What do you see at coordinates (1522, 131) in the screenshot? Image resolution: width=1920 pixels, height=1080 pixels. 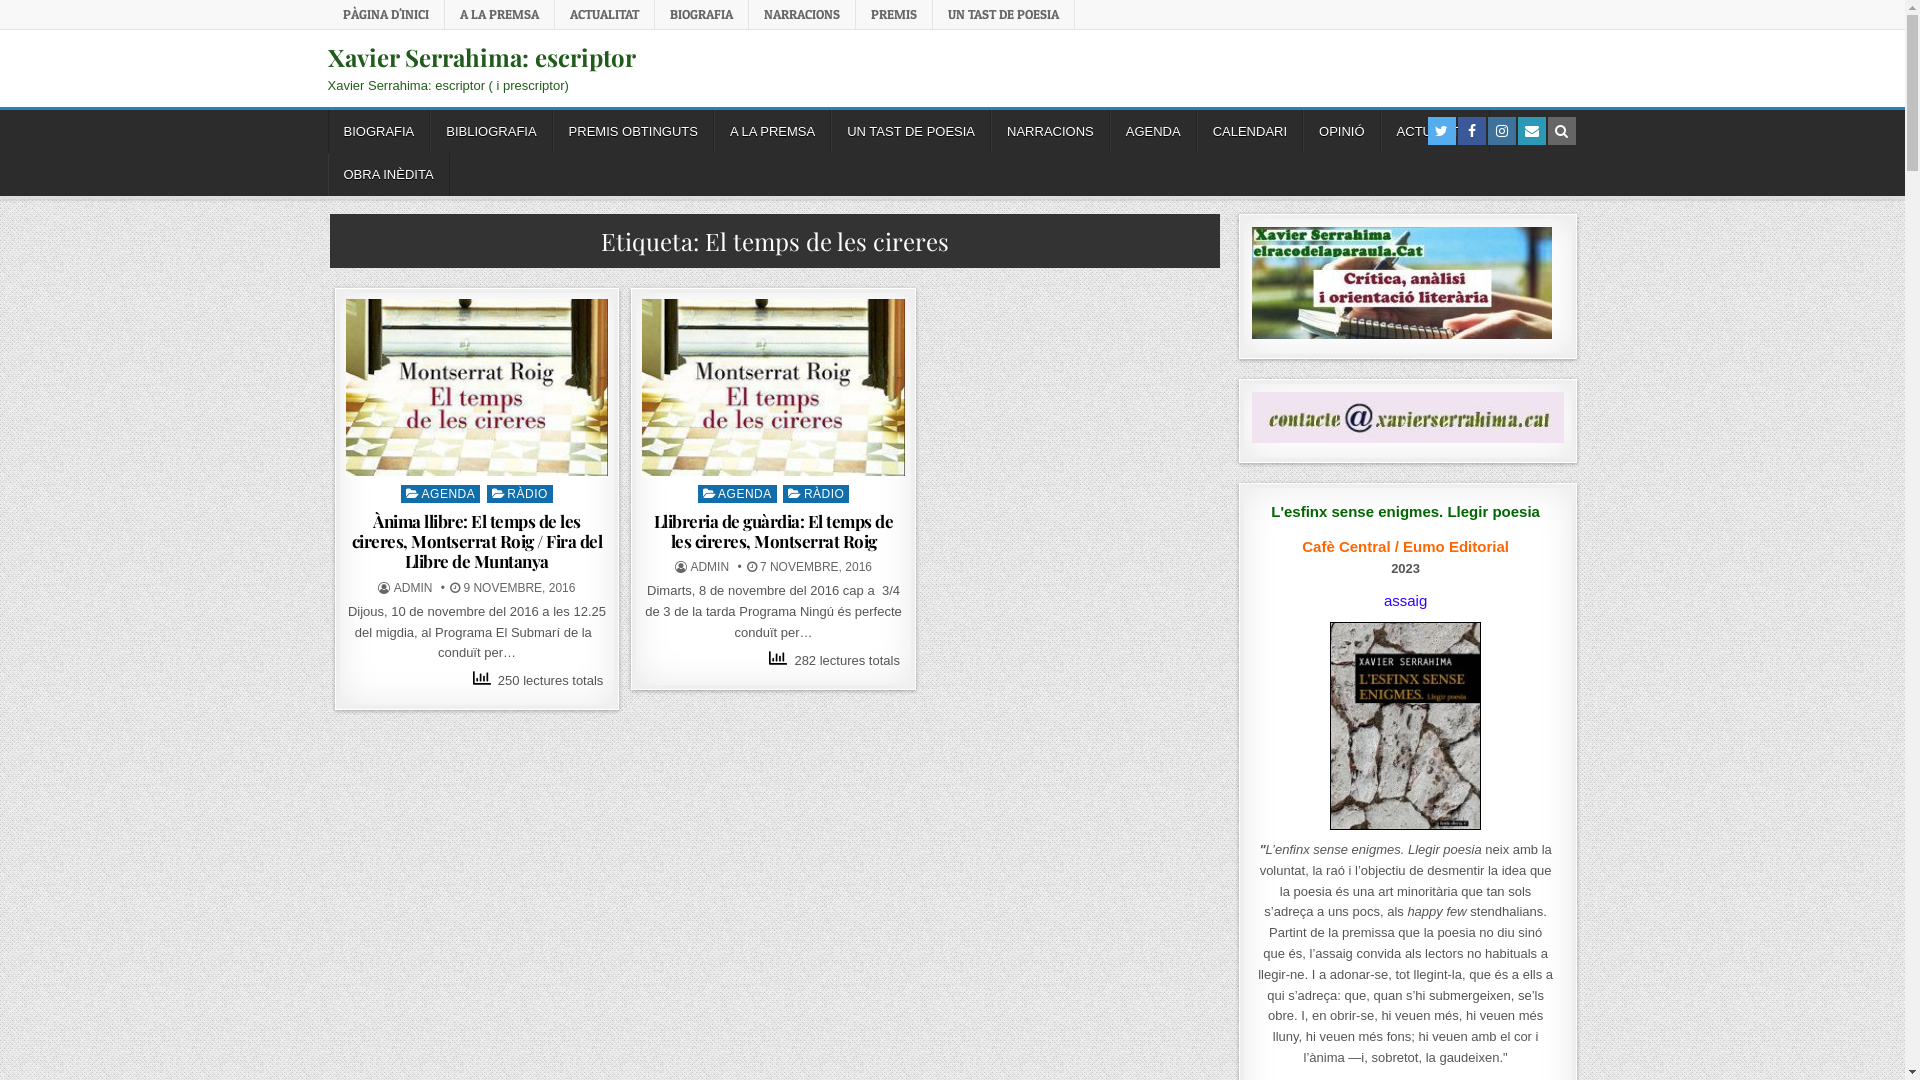 I see `'Email Us'` at bounding box center [1522, 131].